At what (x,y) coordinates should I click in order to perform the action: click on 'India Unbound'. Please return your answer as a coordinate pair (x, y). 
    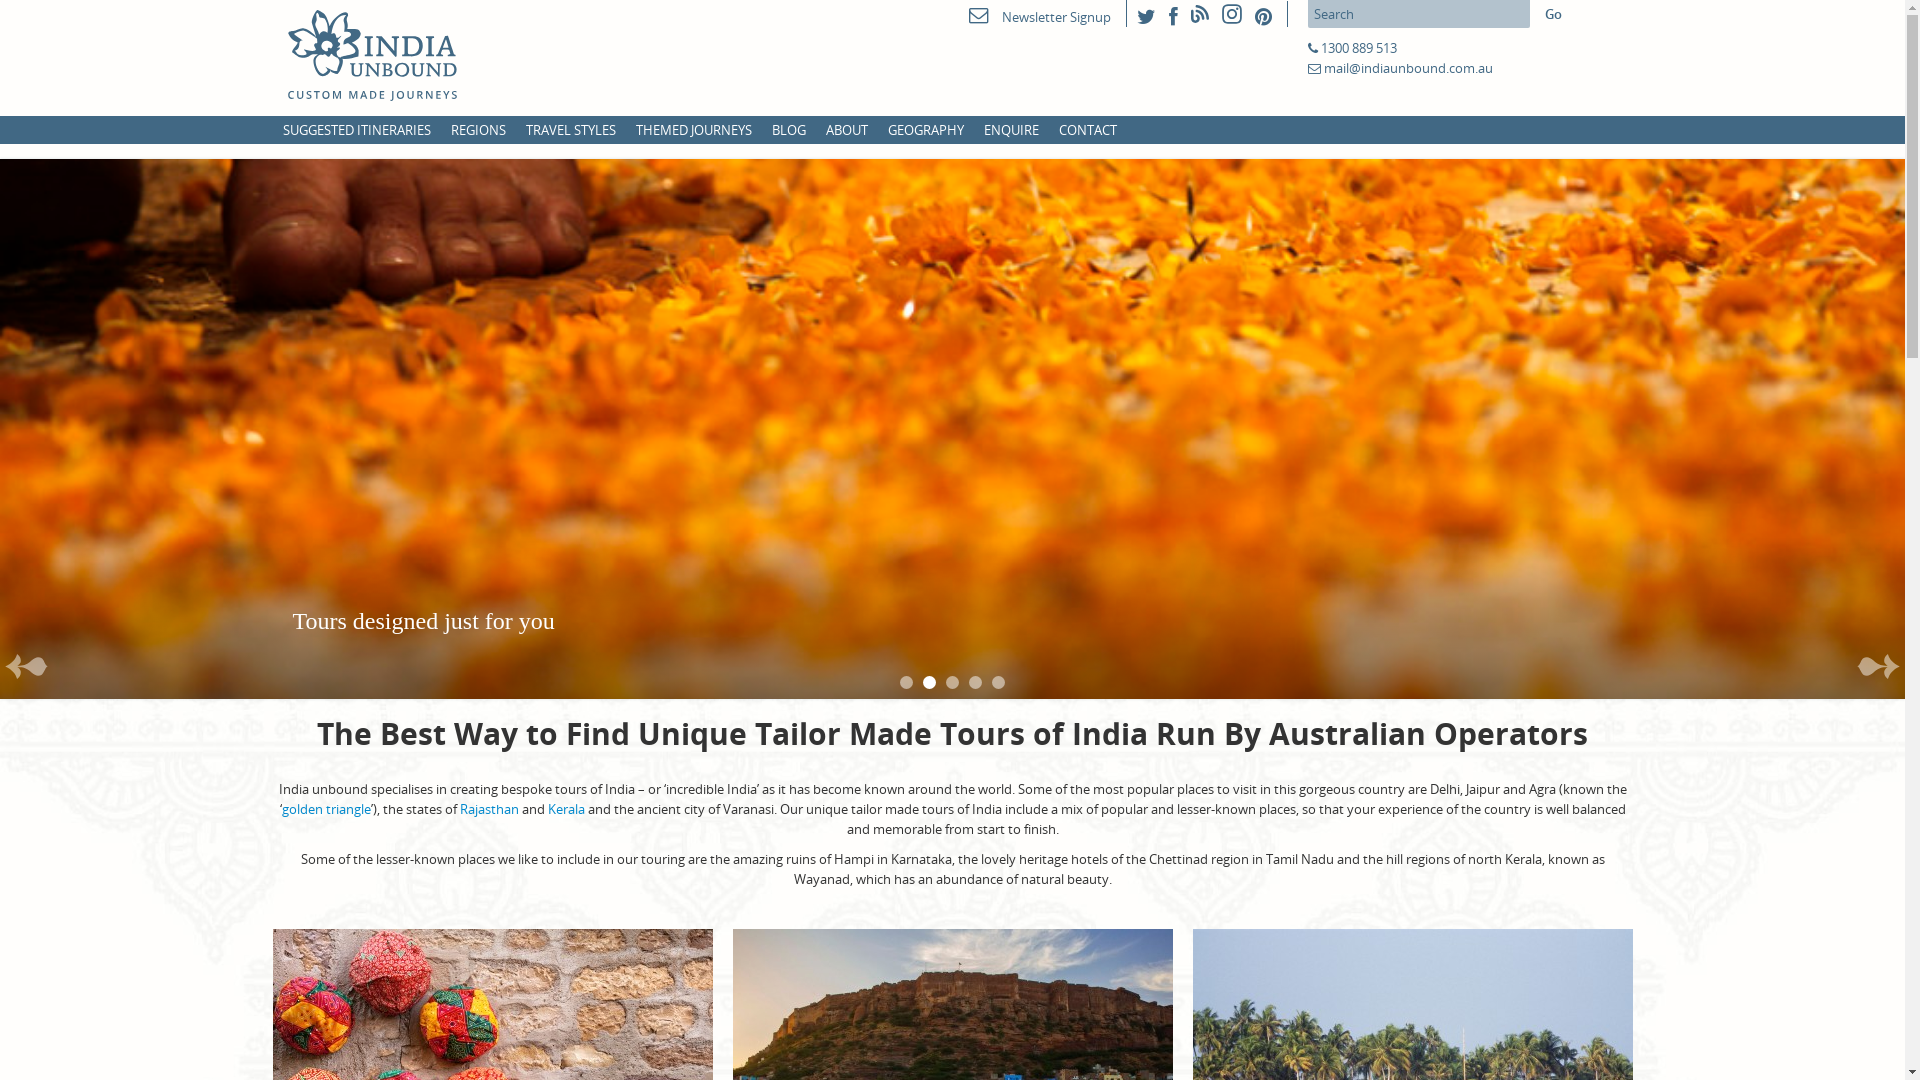
    Looking at the image, I should click on (401, 54).